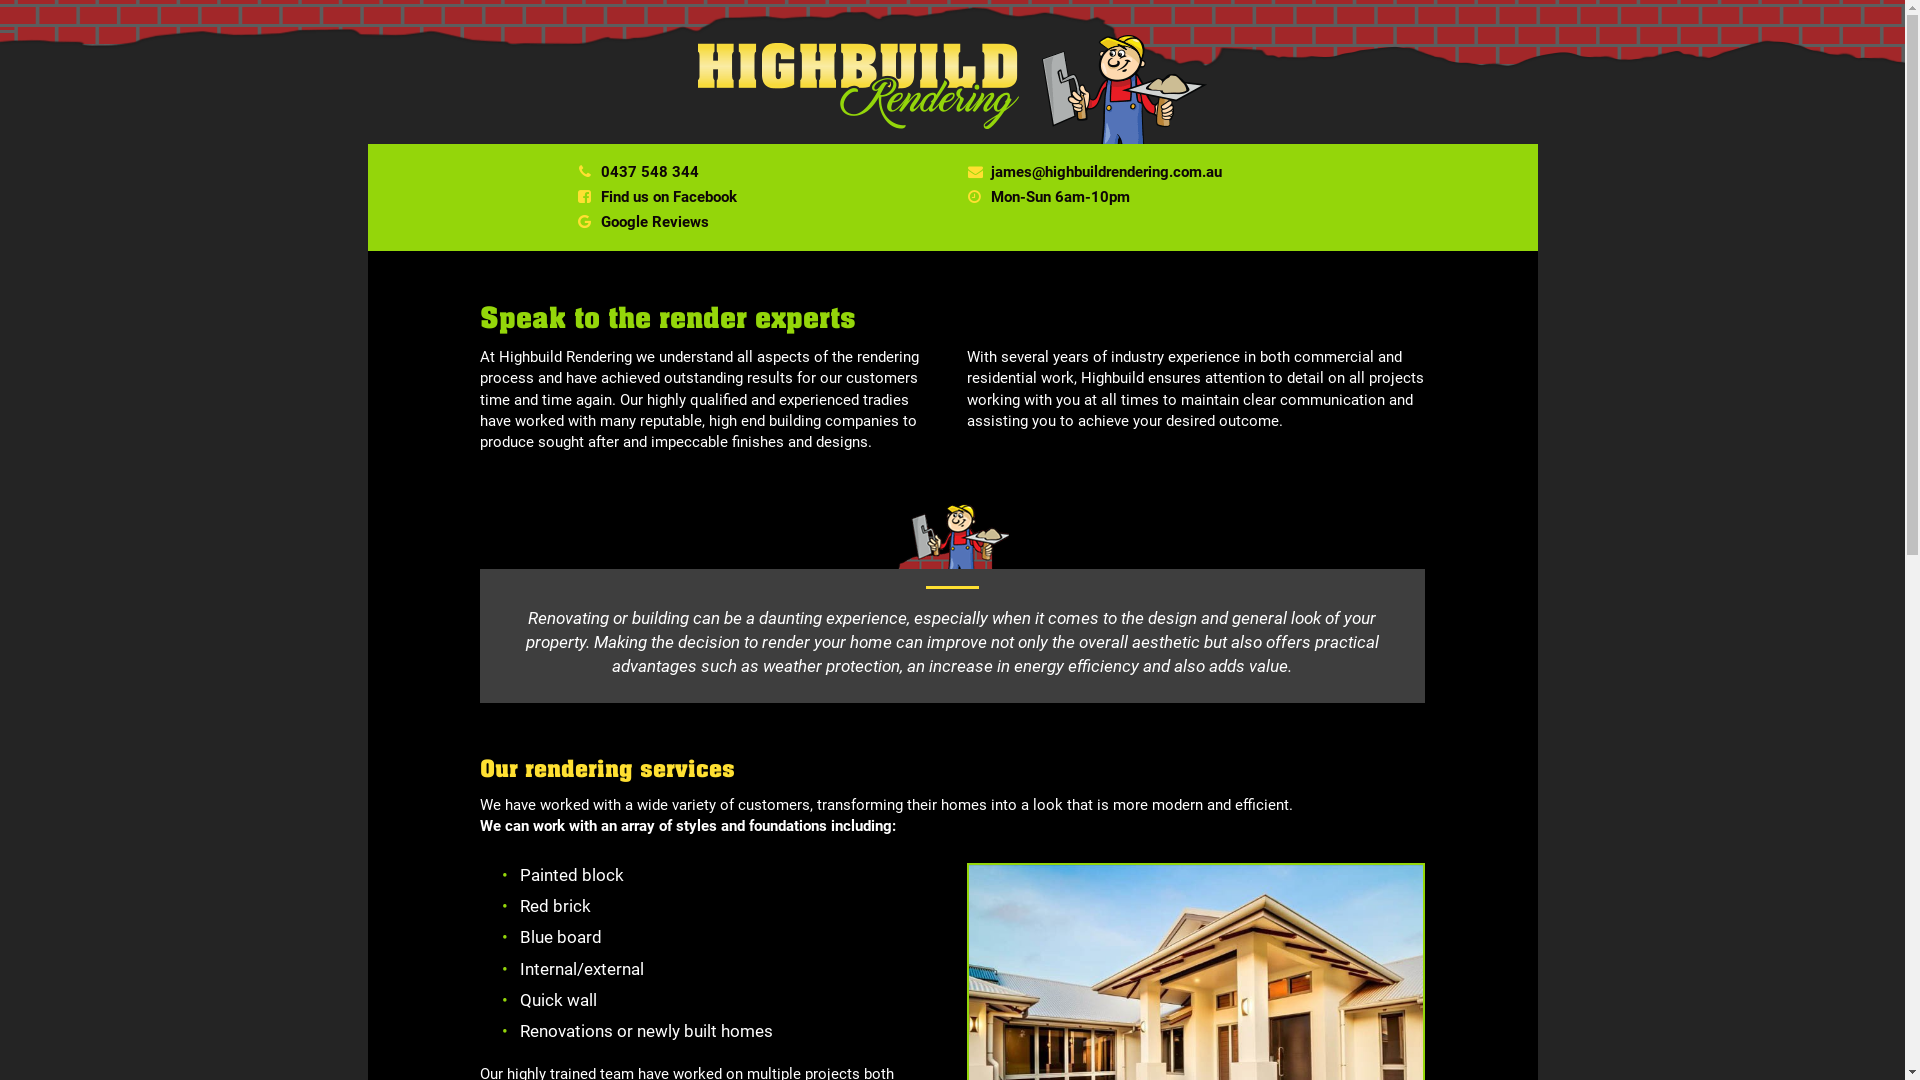 The height and width of the screenshot is (1080, 1920). Describe the element at coordinates (649, 171) in the screenshot. I see `'0437 548 344'` at that location.